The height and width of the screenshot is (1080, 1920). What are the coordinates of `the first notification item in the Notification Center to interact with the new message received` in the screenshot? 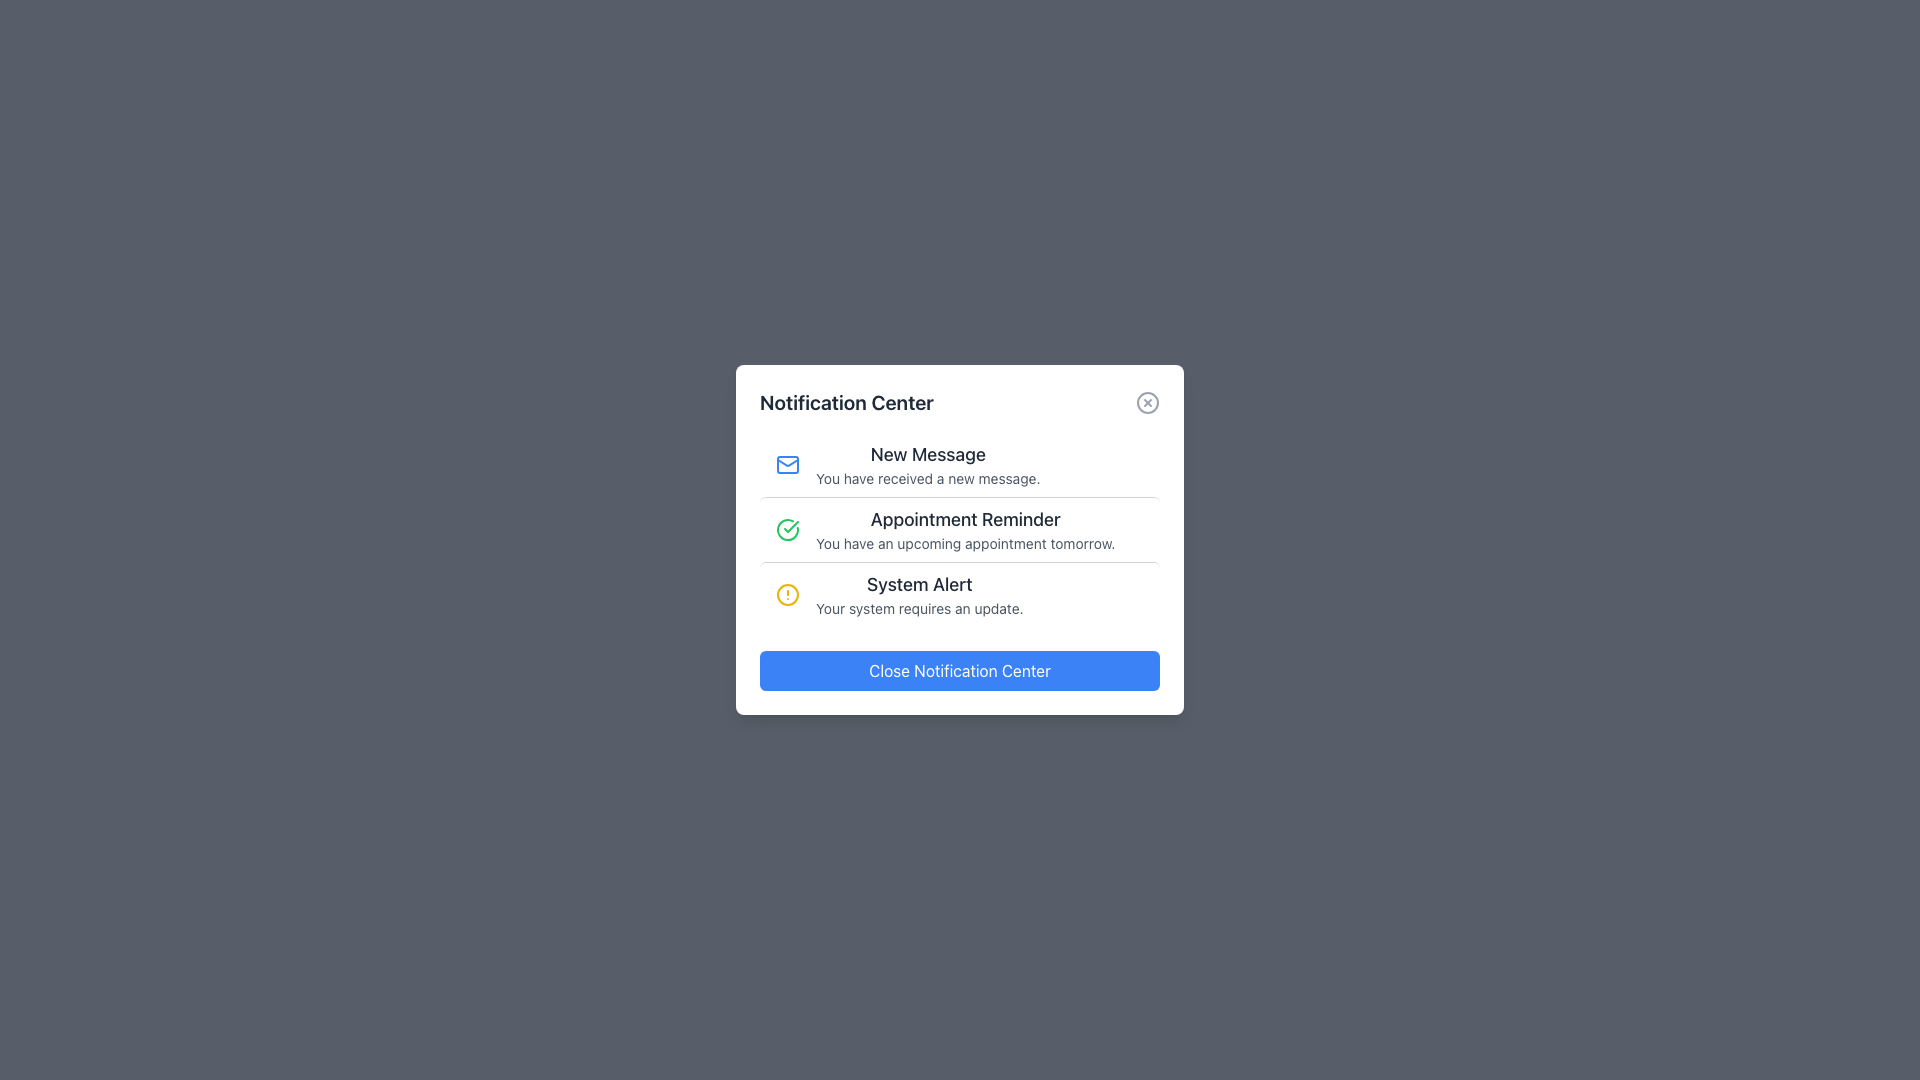 It's located at (960, 465).